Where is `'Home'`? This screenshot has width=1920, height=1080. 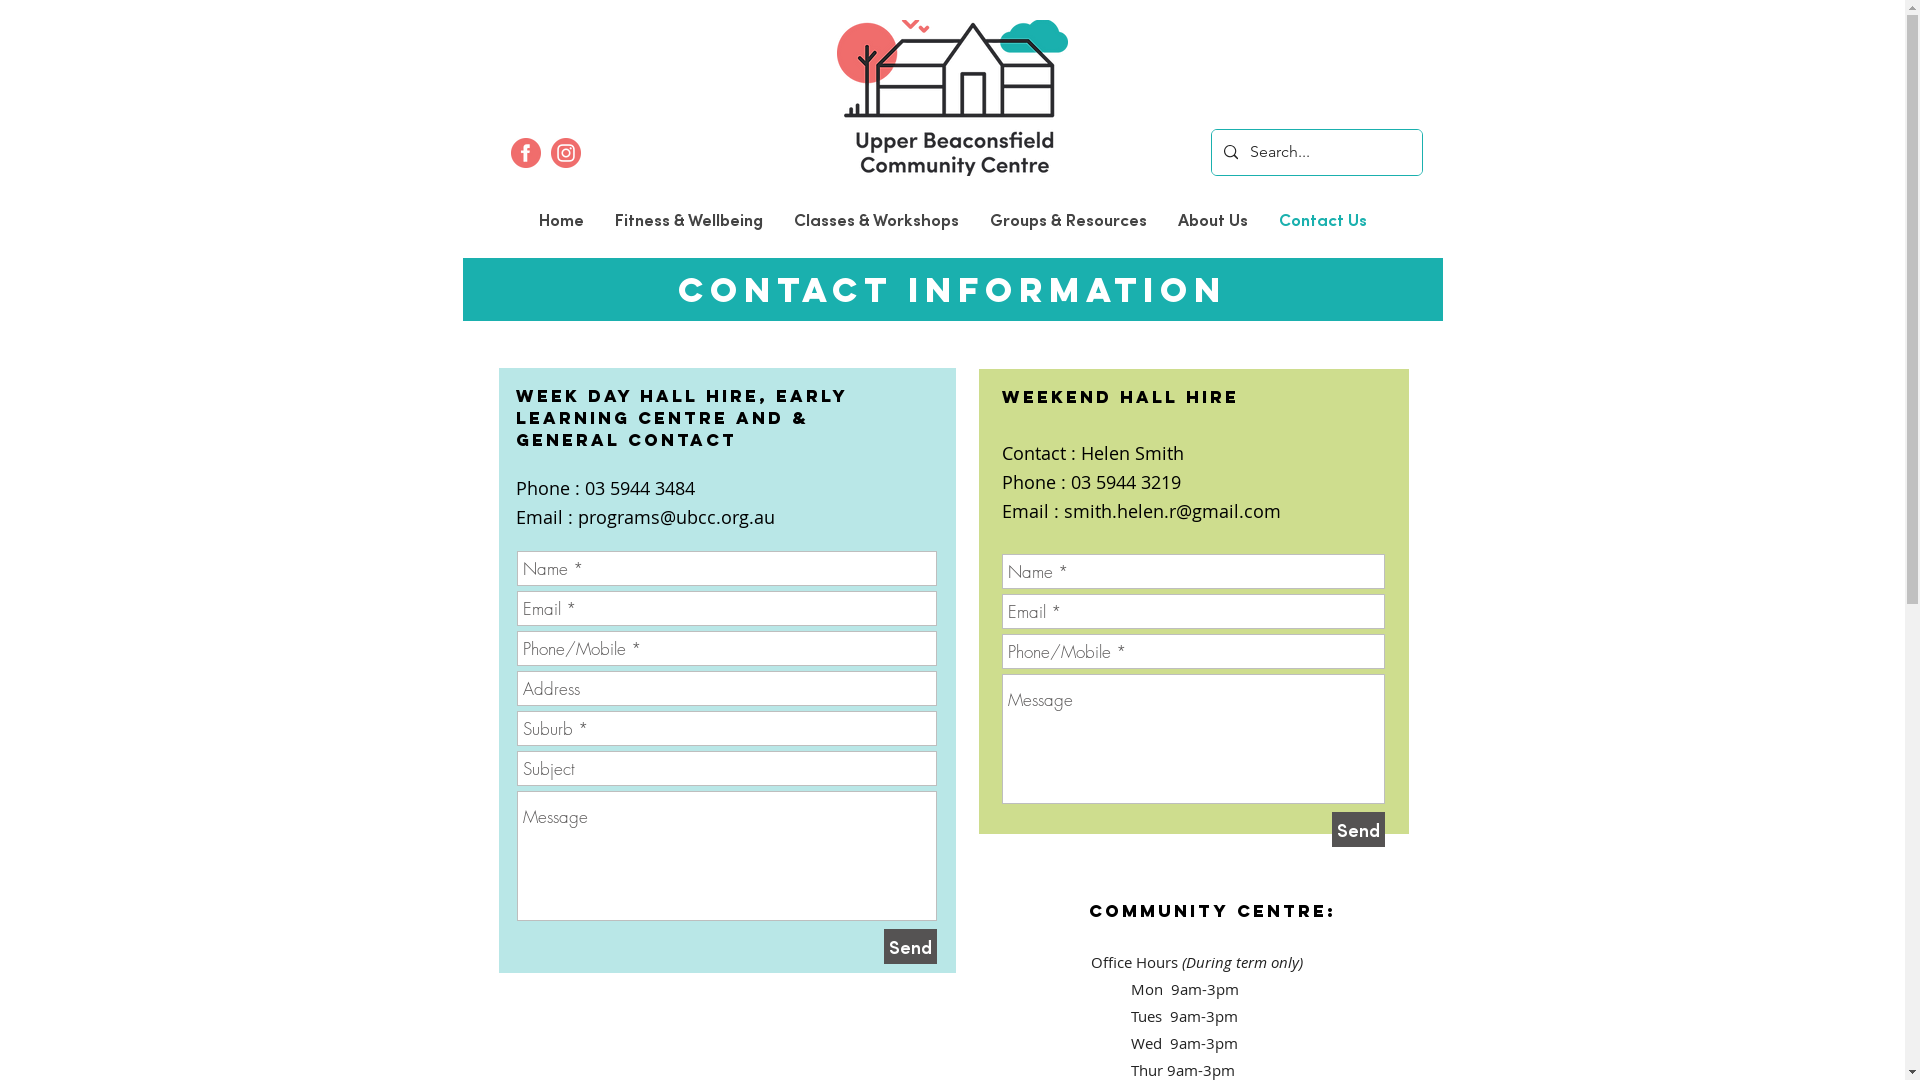 'Home' is located at coordinates (560, 219).